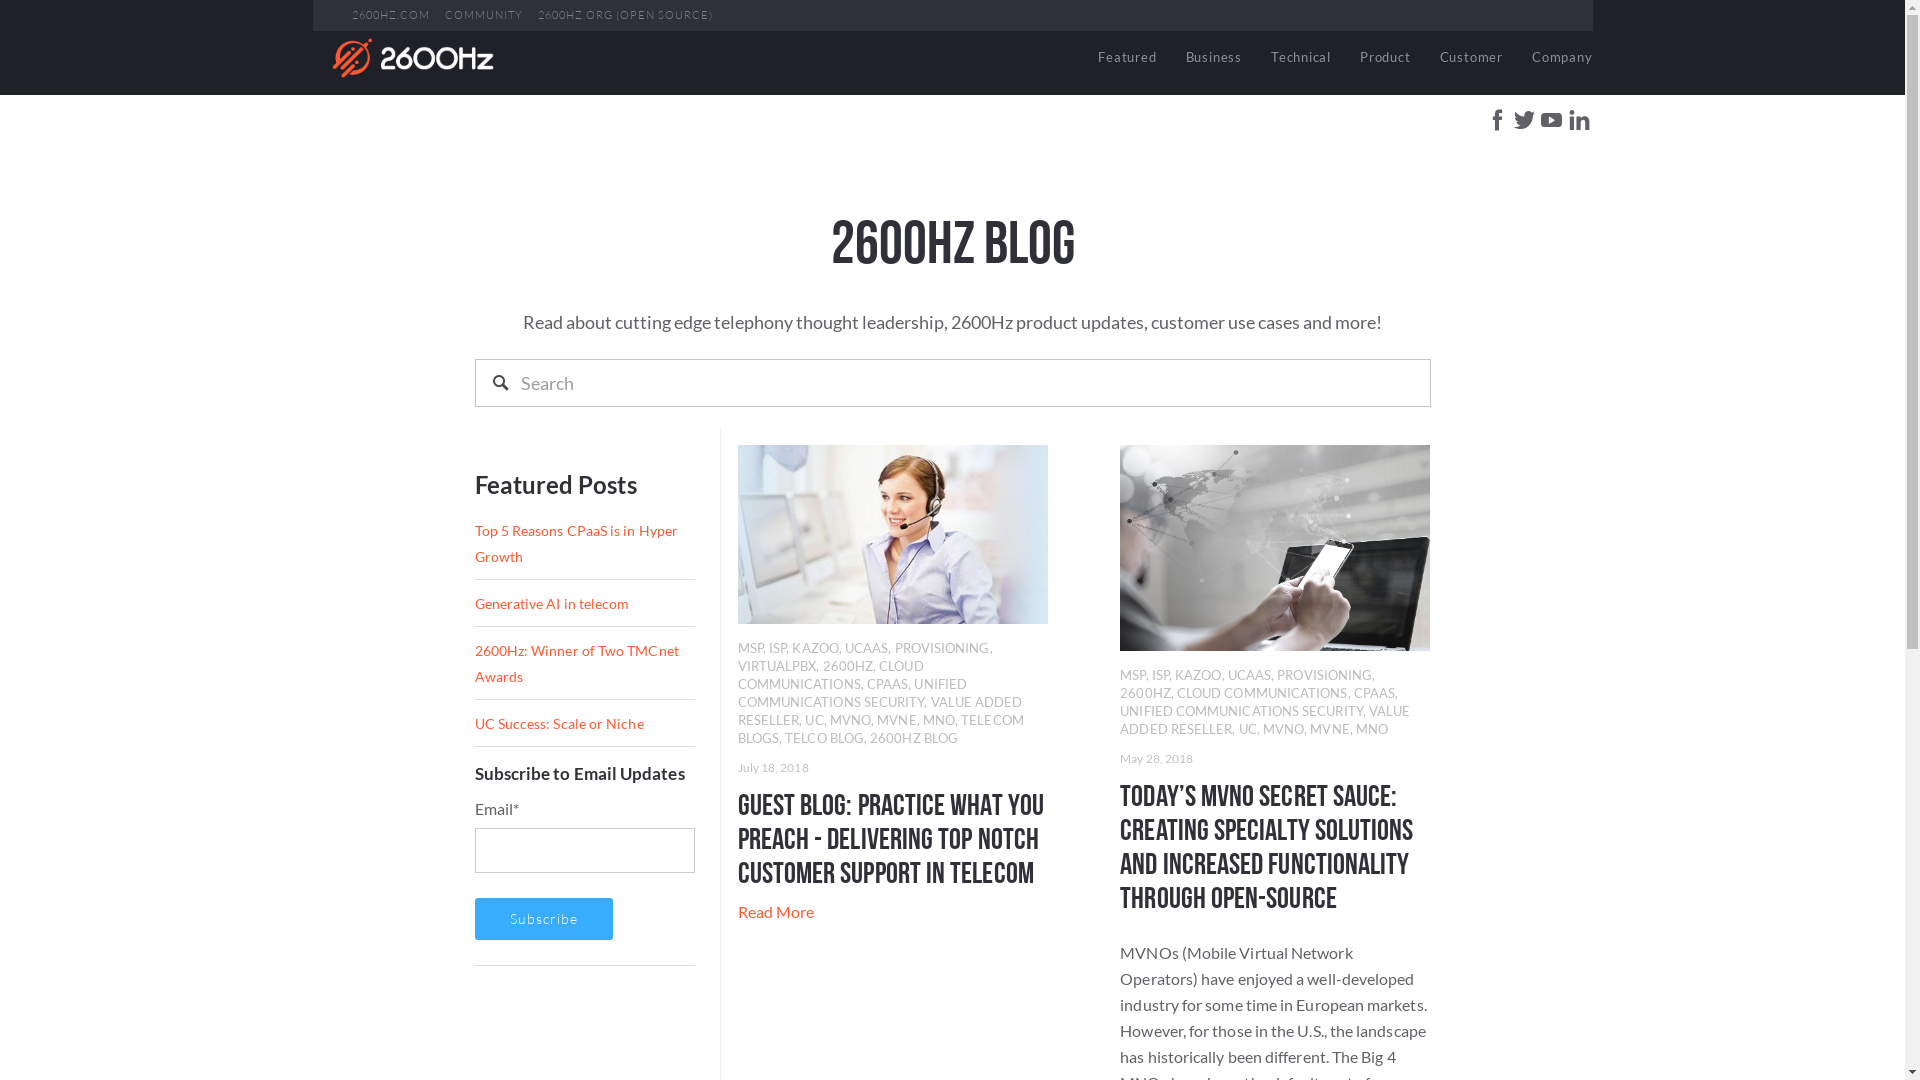  Describe the element at coordinates (551, 602) in the screenshot. I see `'Generative AI in telecom'` at that location.